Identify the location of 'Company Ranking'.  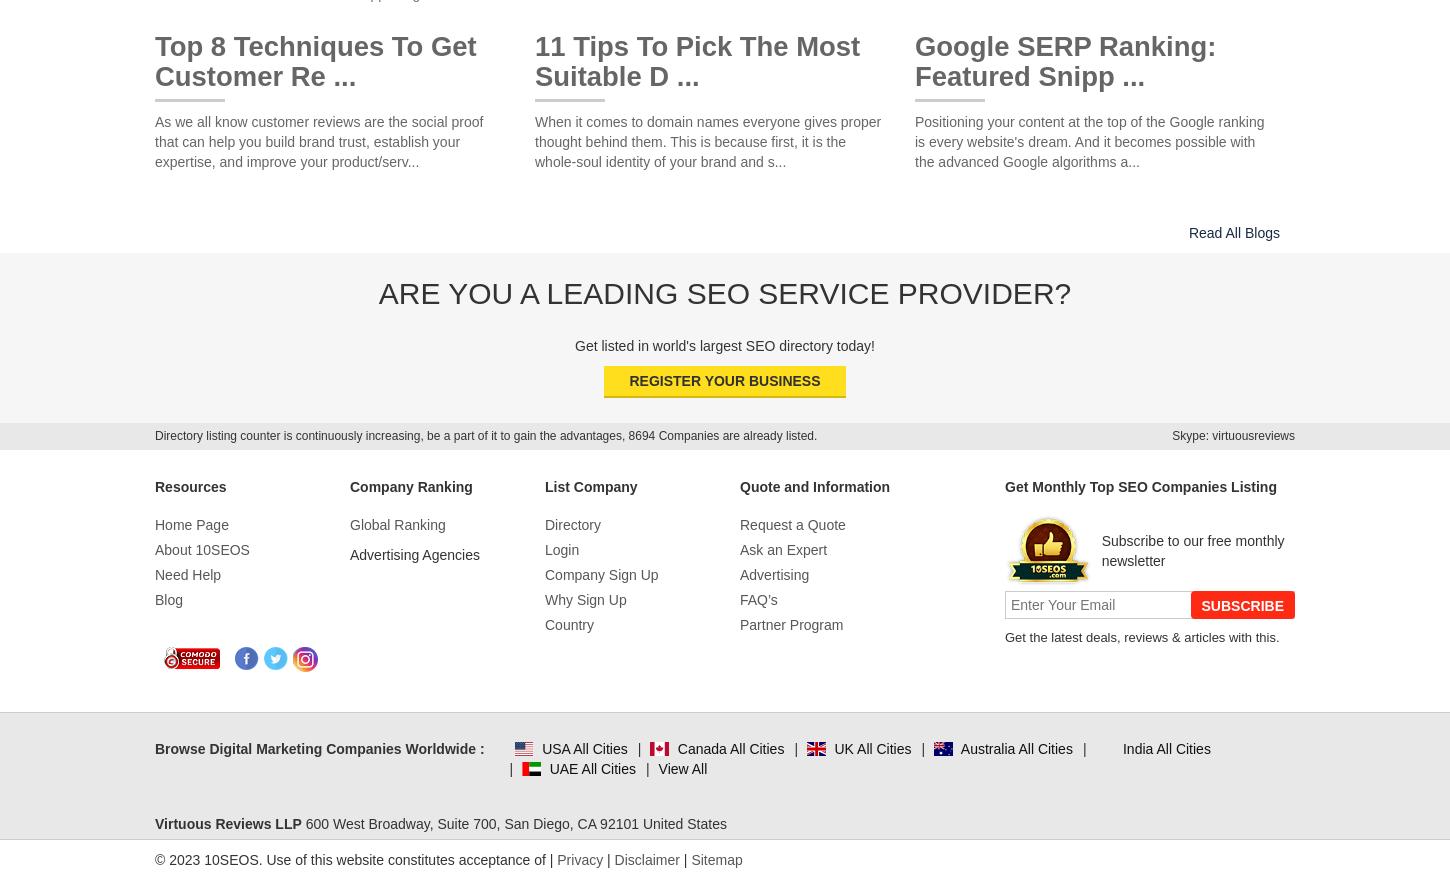
(409, 484).